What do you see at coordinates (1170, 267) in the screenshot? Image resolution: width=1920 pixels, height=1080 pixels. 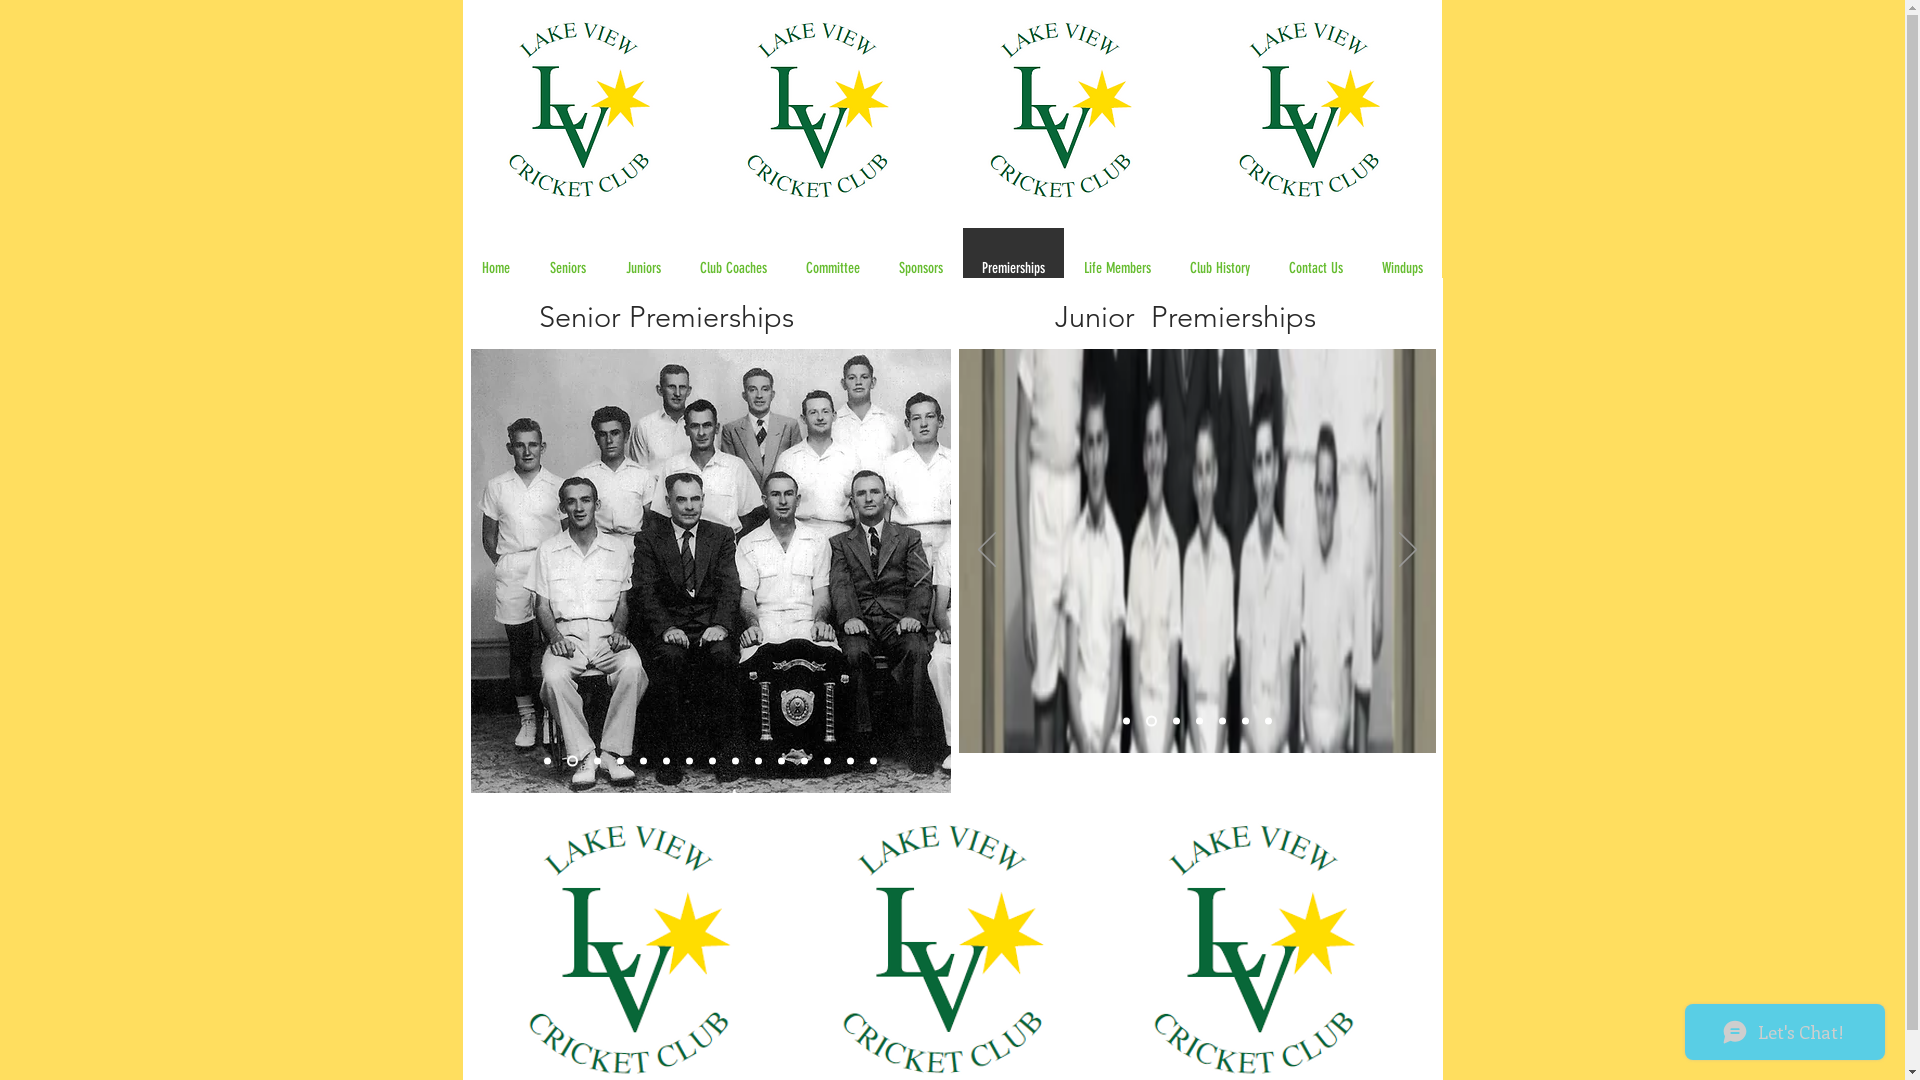 I see `'Club History'` at bounding box center [1170, 267].